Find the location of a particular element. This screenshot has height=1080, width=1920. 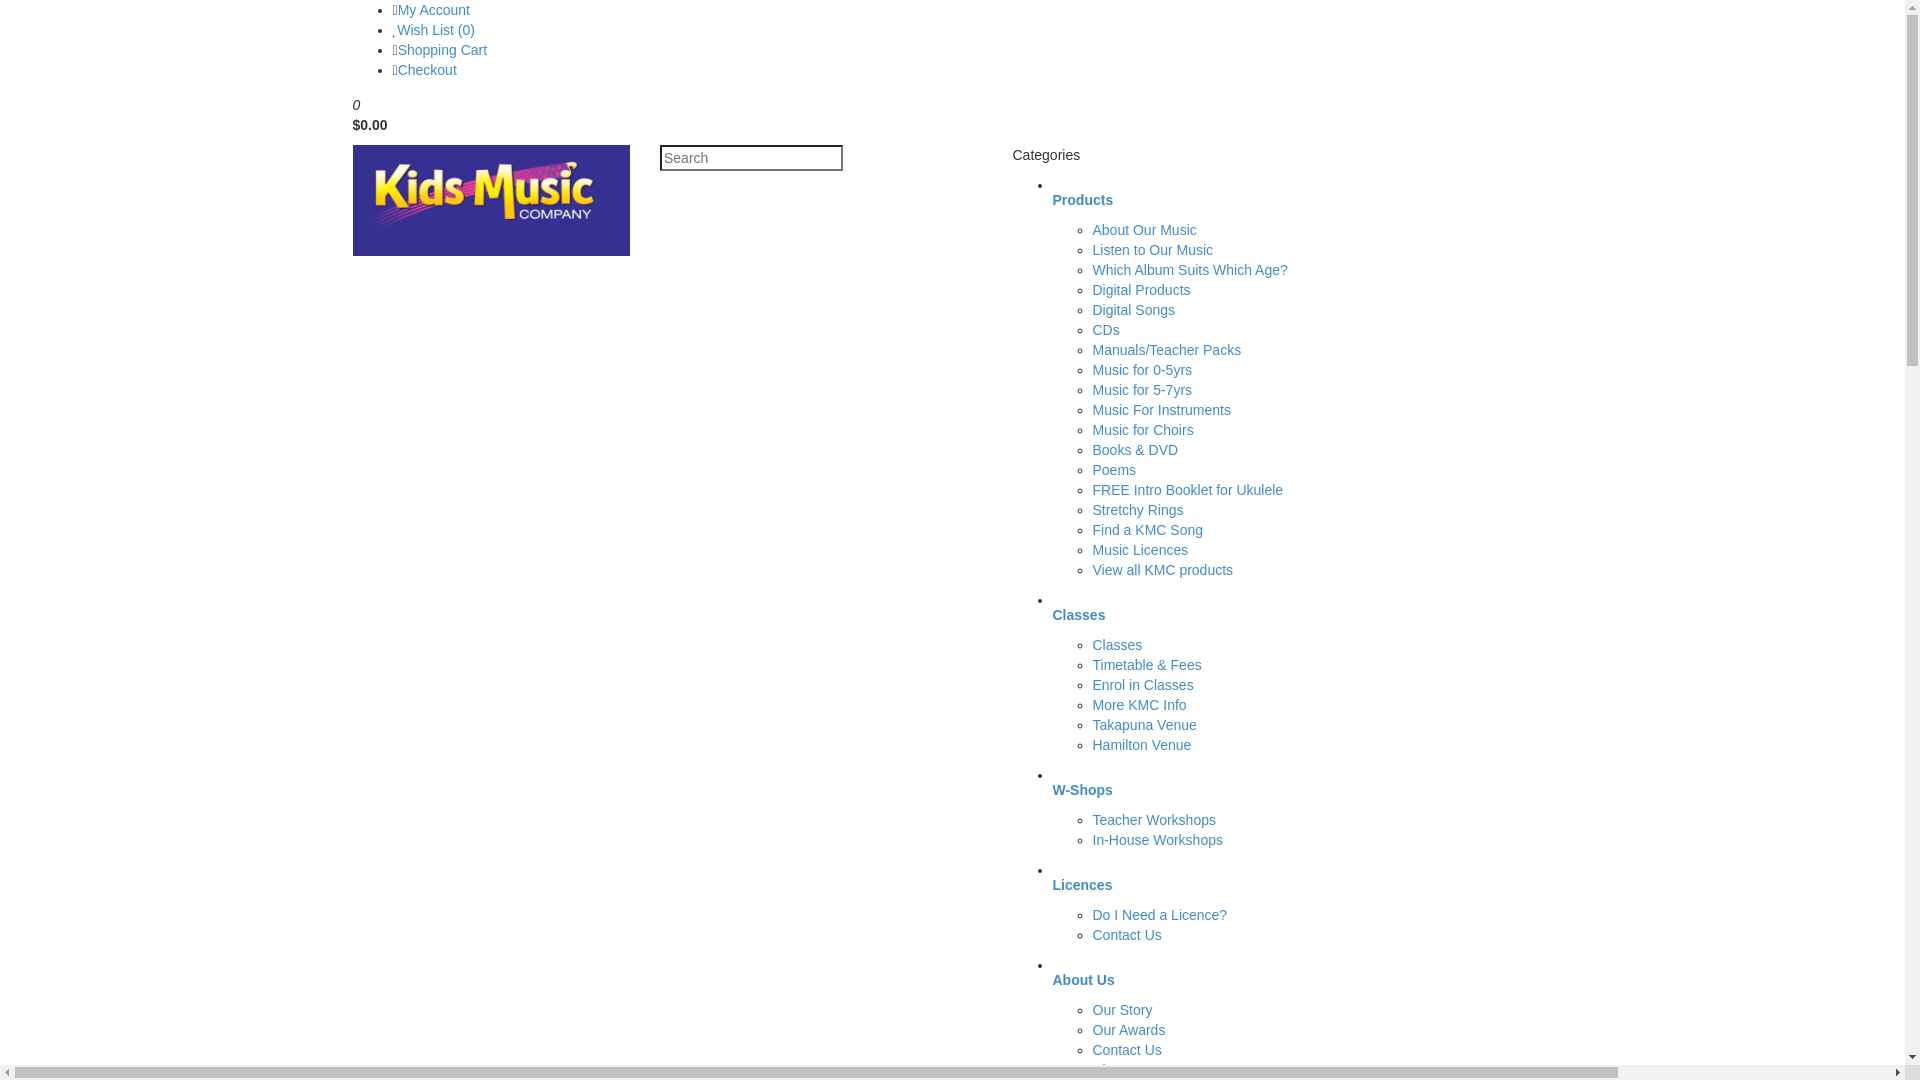

'My Account' is located at coordinates (398, 10).